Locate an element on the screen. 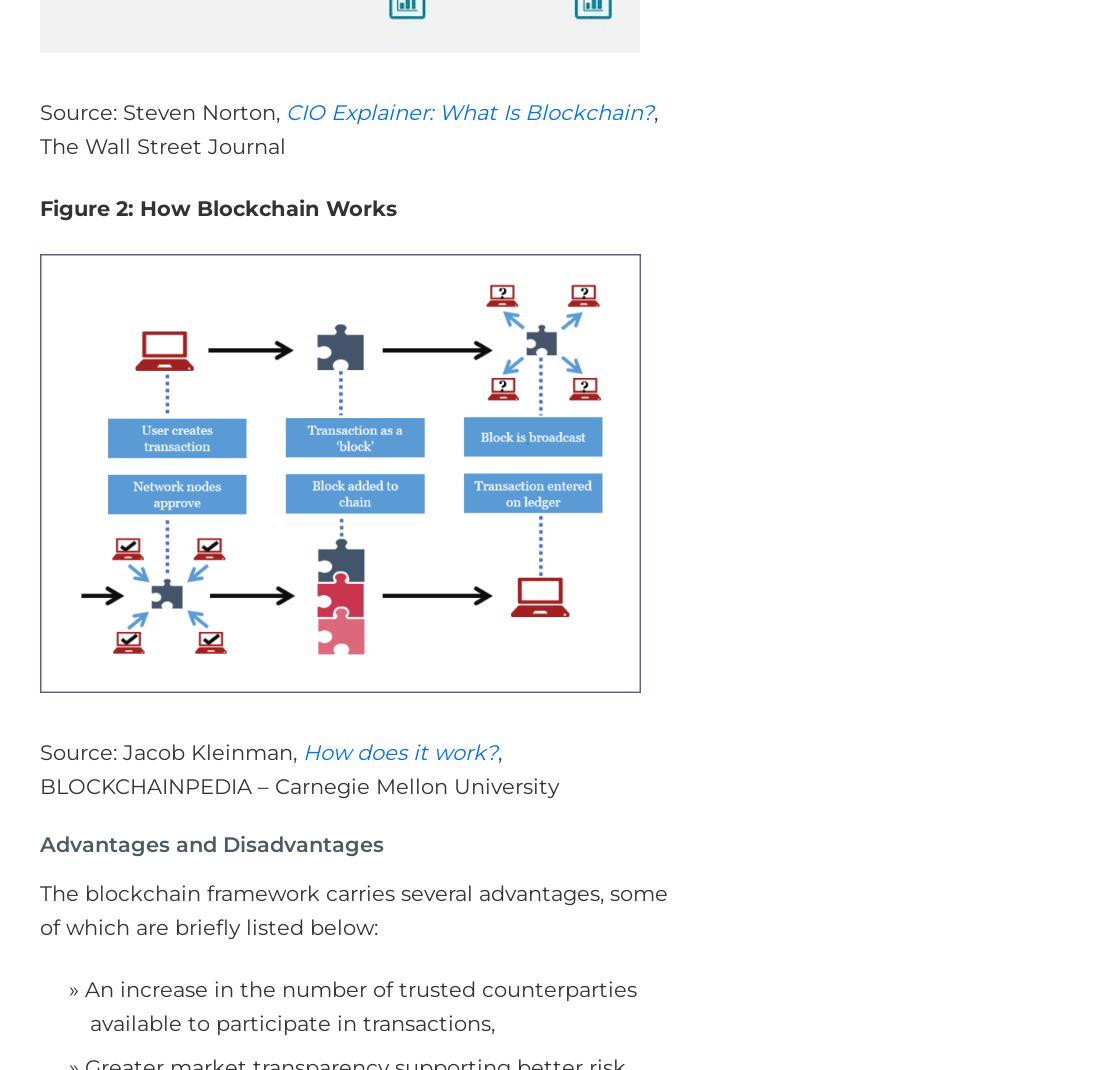 The height and width of the screenshot is (1070, 1102). 'Source: Jacob Kleinman,' is located at coordinates (171, 750).